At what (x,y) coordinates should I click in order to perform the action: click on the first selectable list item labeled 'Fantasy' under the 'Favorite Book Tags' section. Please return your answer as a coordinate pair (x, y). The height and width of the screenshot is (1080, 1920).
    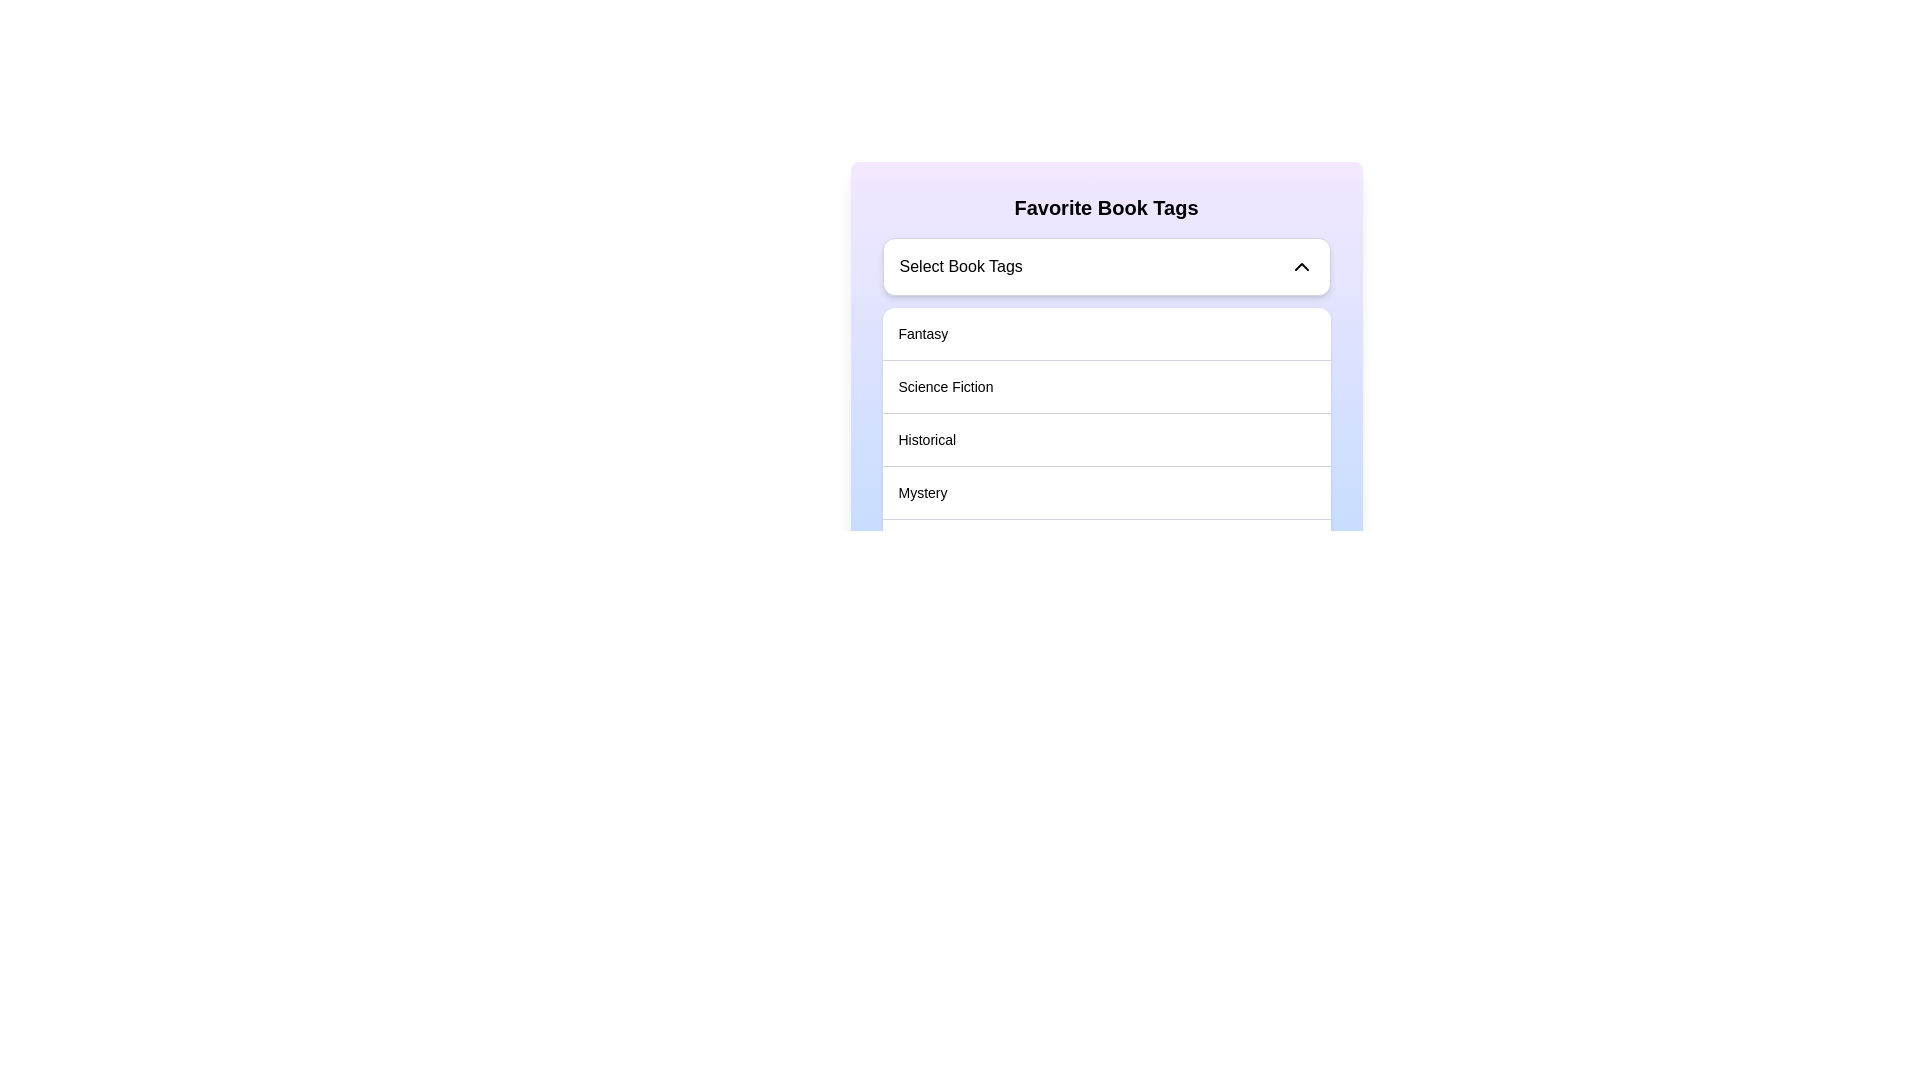
    Looking at the image, I should click on (1105, 333).